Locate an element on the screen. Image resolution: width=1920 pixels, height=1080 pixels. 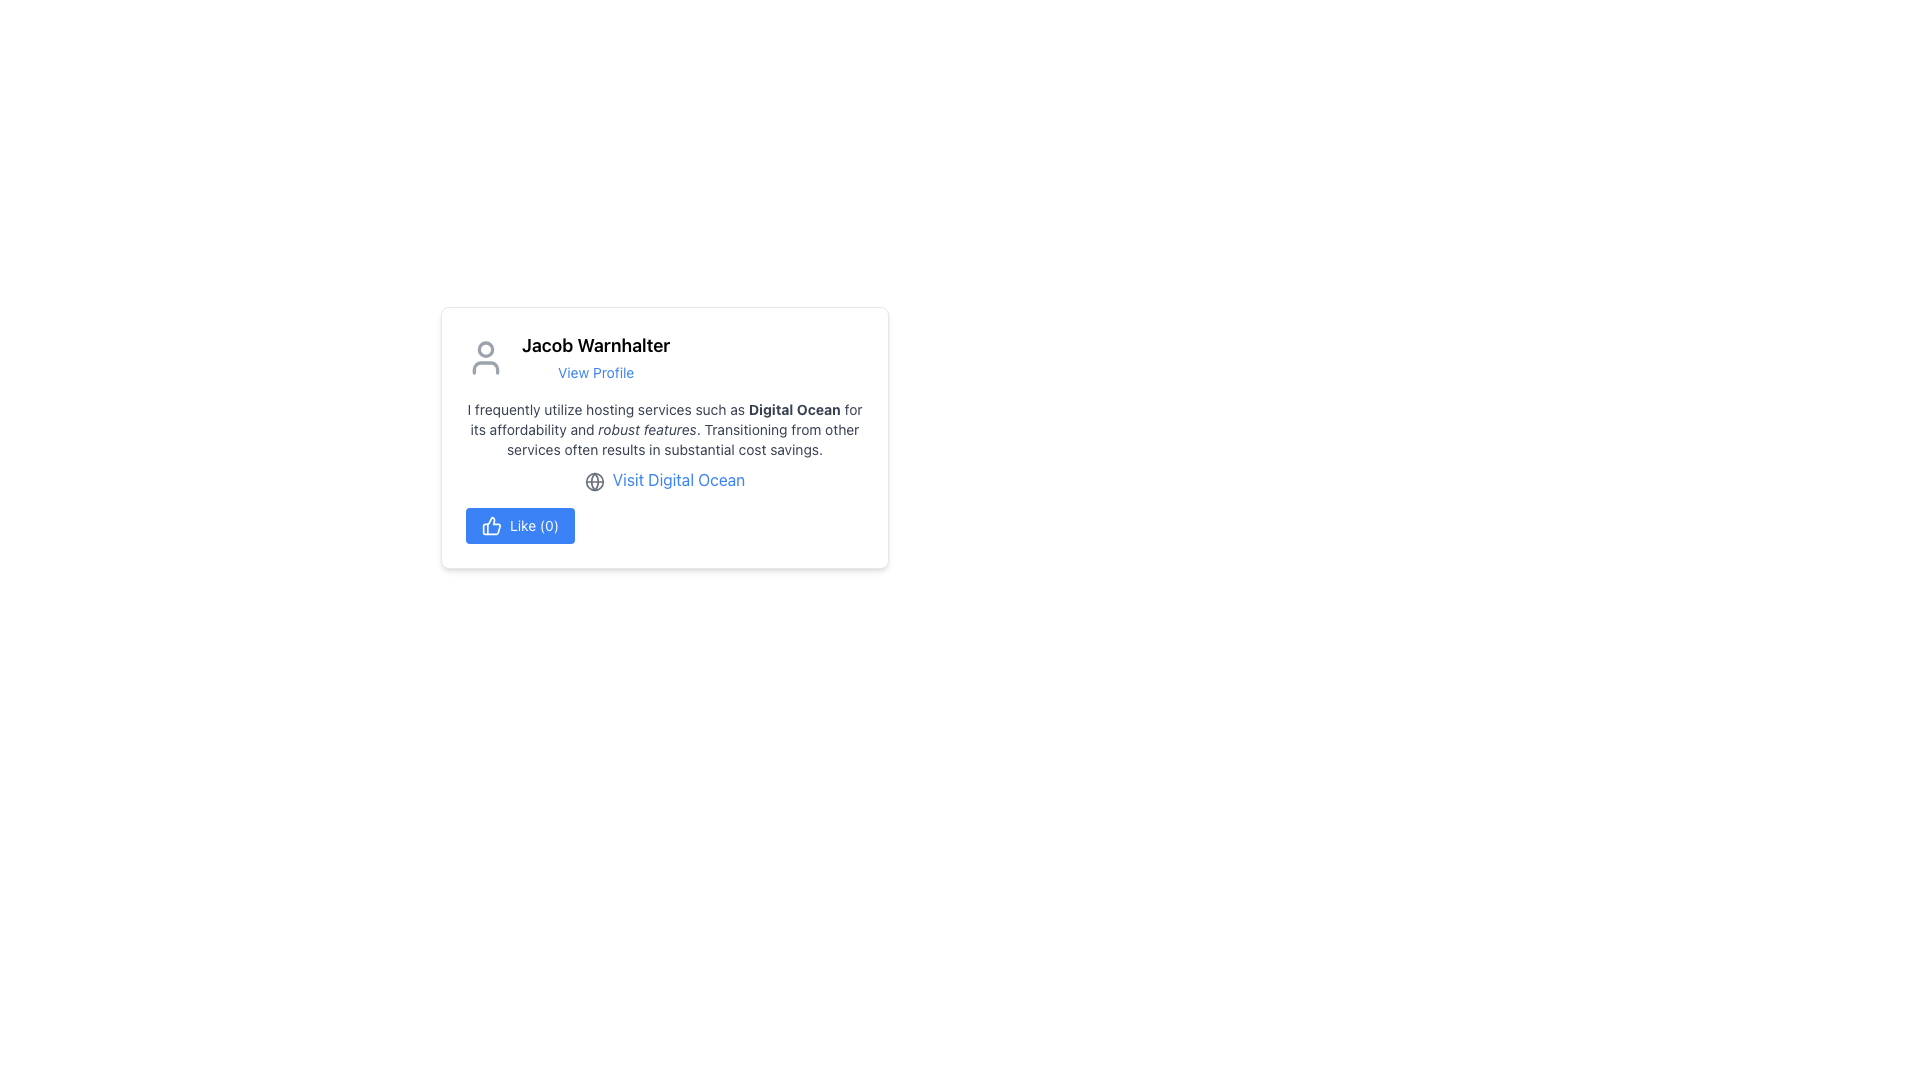
the text span displaying 'robust features', which is styled in a smaller grayish font and located centrally within a card layout, part of a paragraph about hosting services is located at coordinates (647, 428).